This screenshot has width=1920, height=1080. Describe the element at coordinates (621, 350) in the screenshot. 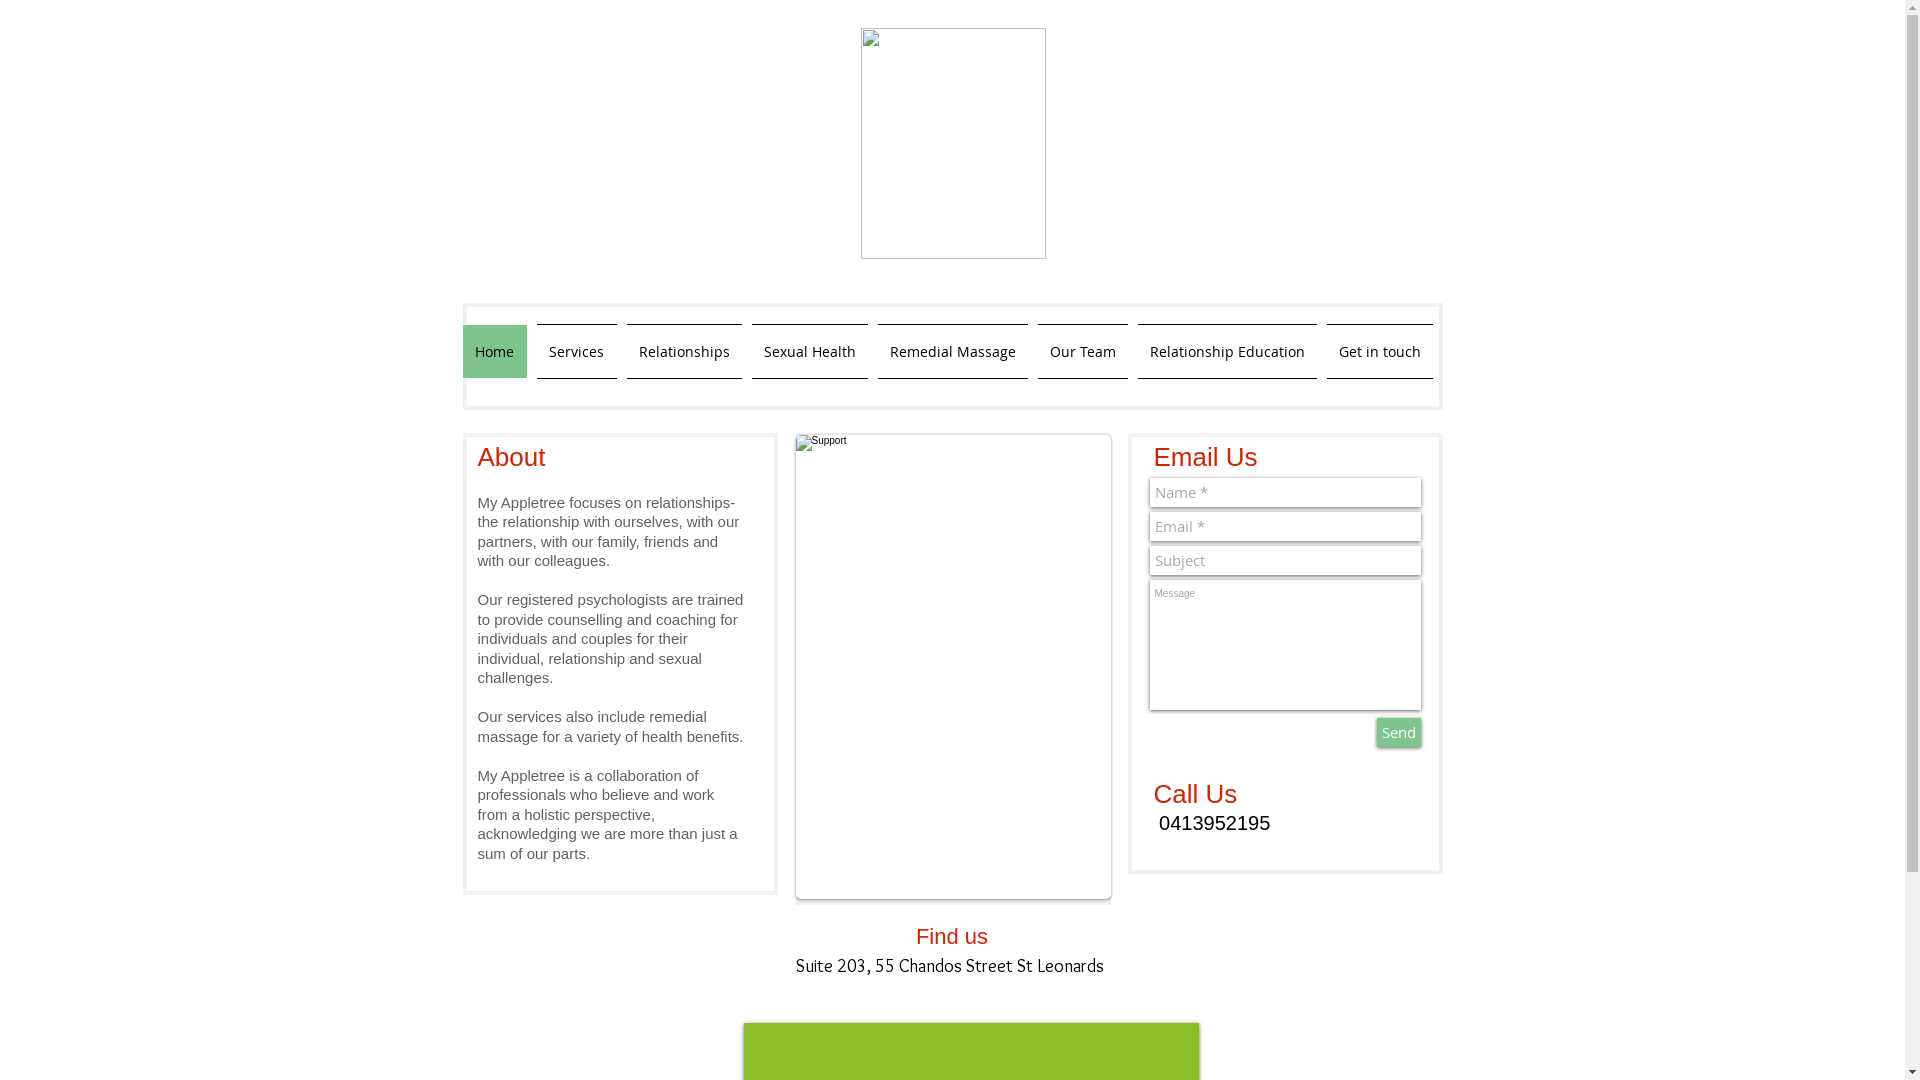

I see `'Relationships'` at that location.